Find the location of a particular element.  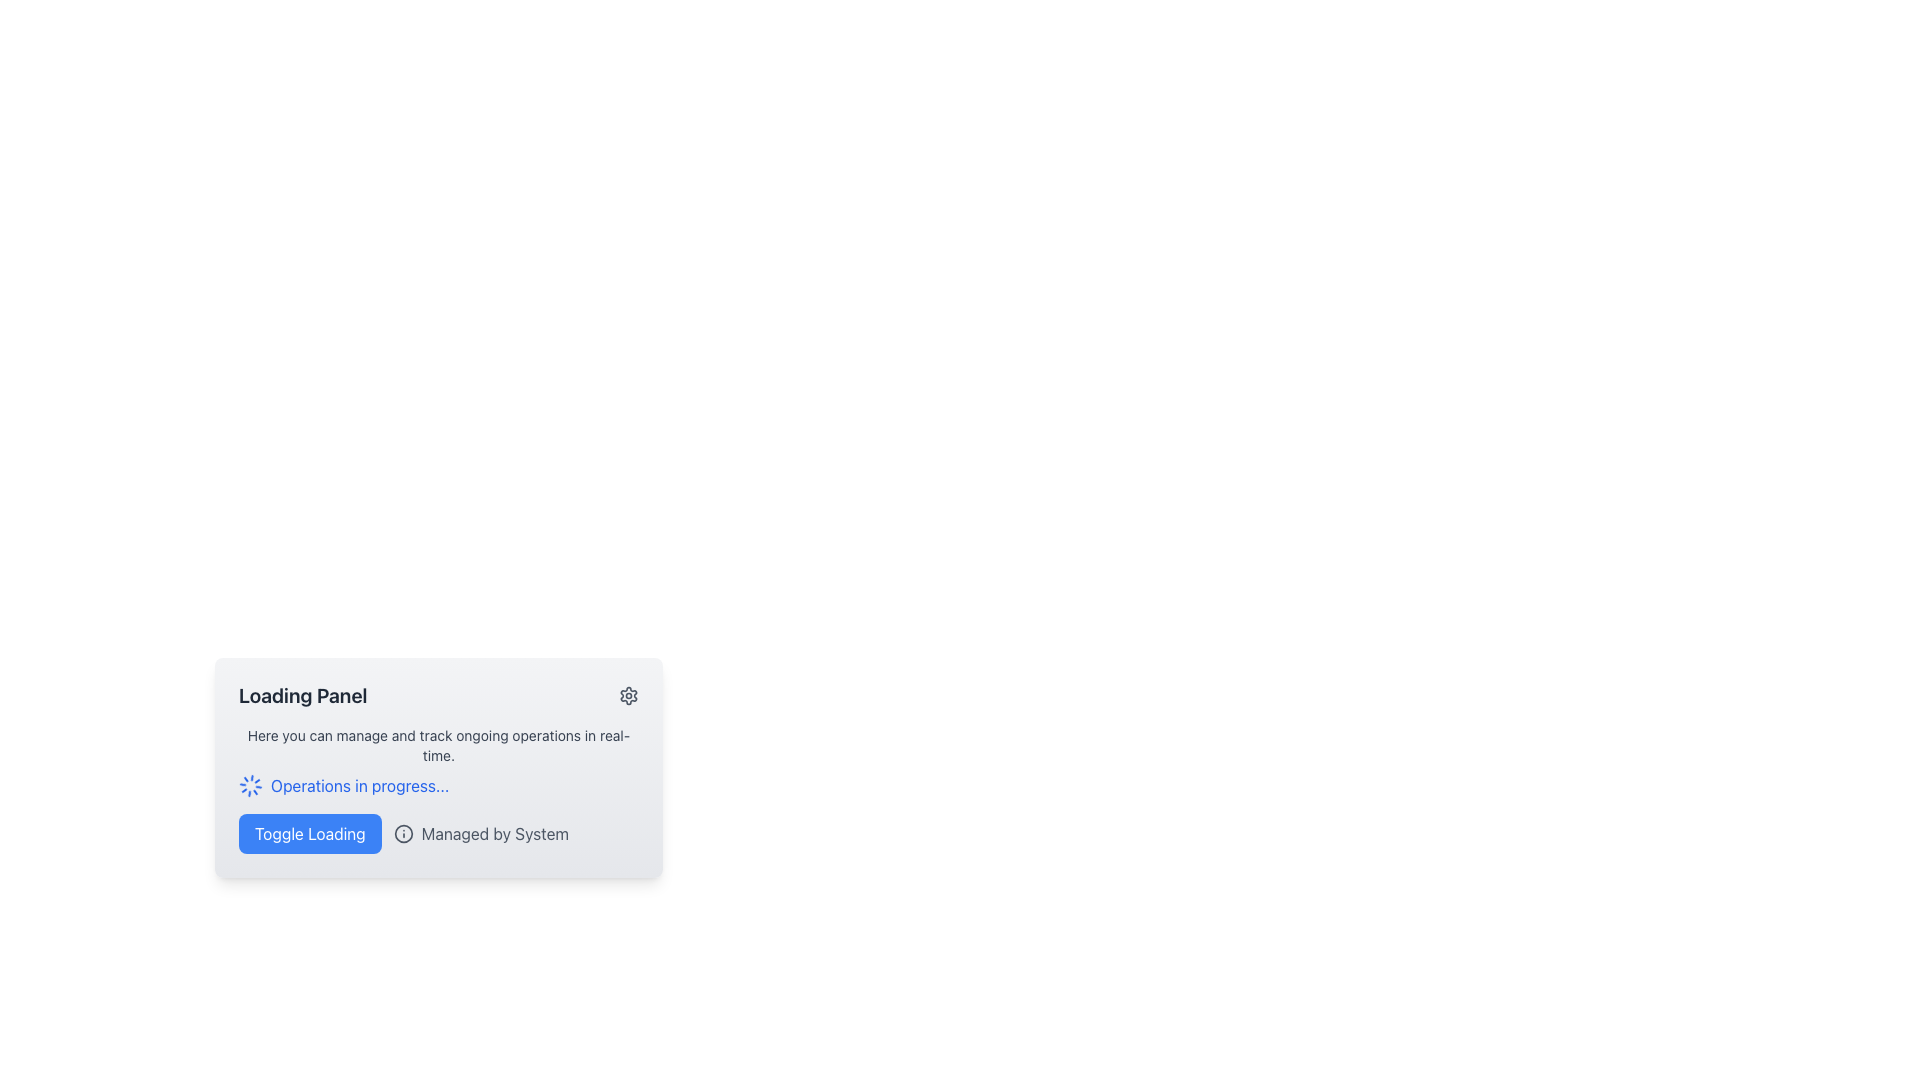

the static text displaying 'Here you can manage and track ongoing operations in real-time.' located beneath the title in the 'Loading Panel' card is located at coordinates (437, 745).